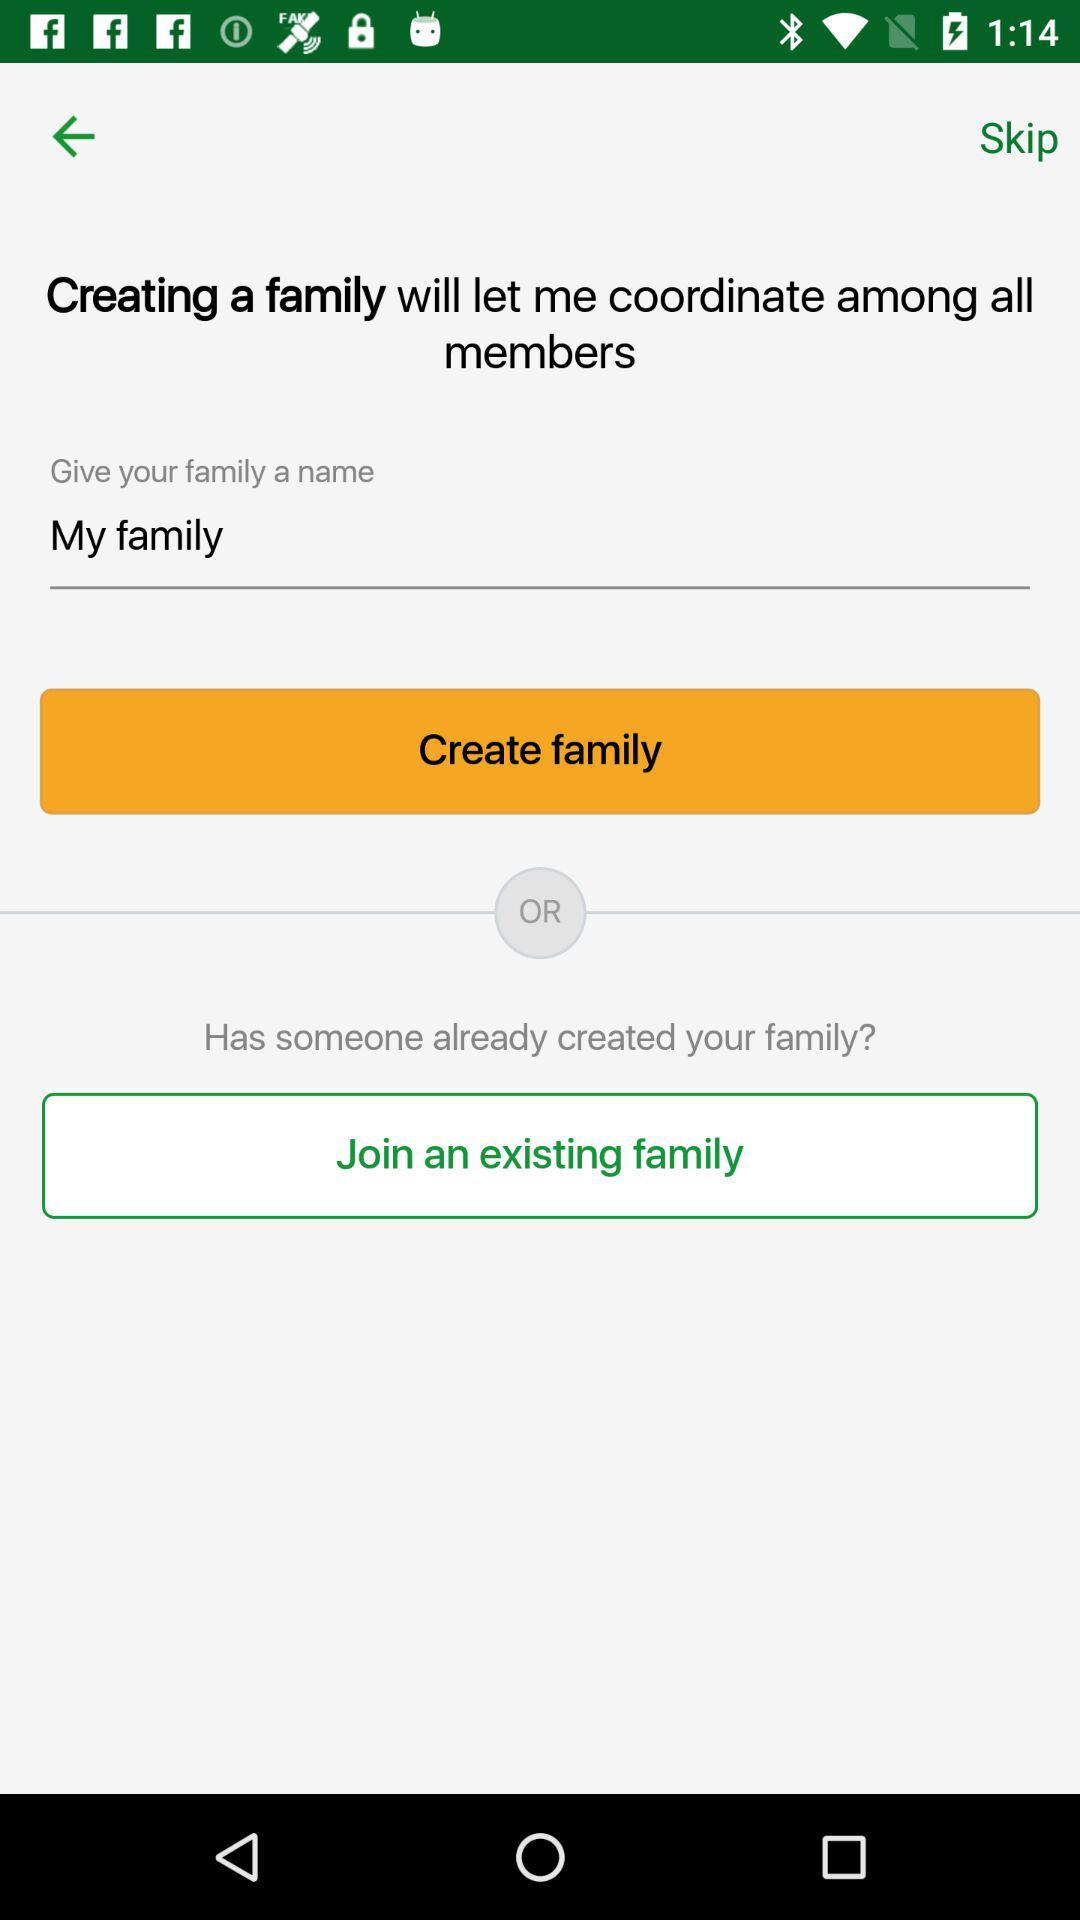  What do you see at coordinates (540, 912) in the screenshot?
I see `the item below create family icon` at bounding box center [540, 912].